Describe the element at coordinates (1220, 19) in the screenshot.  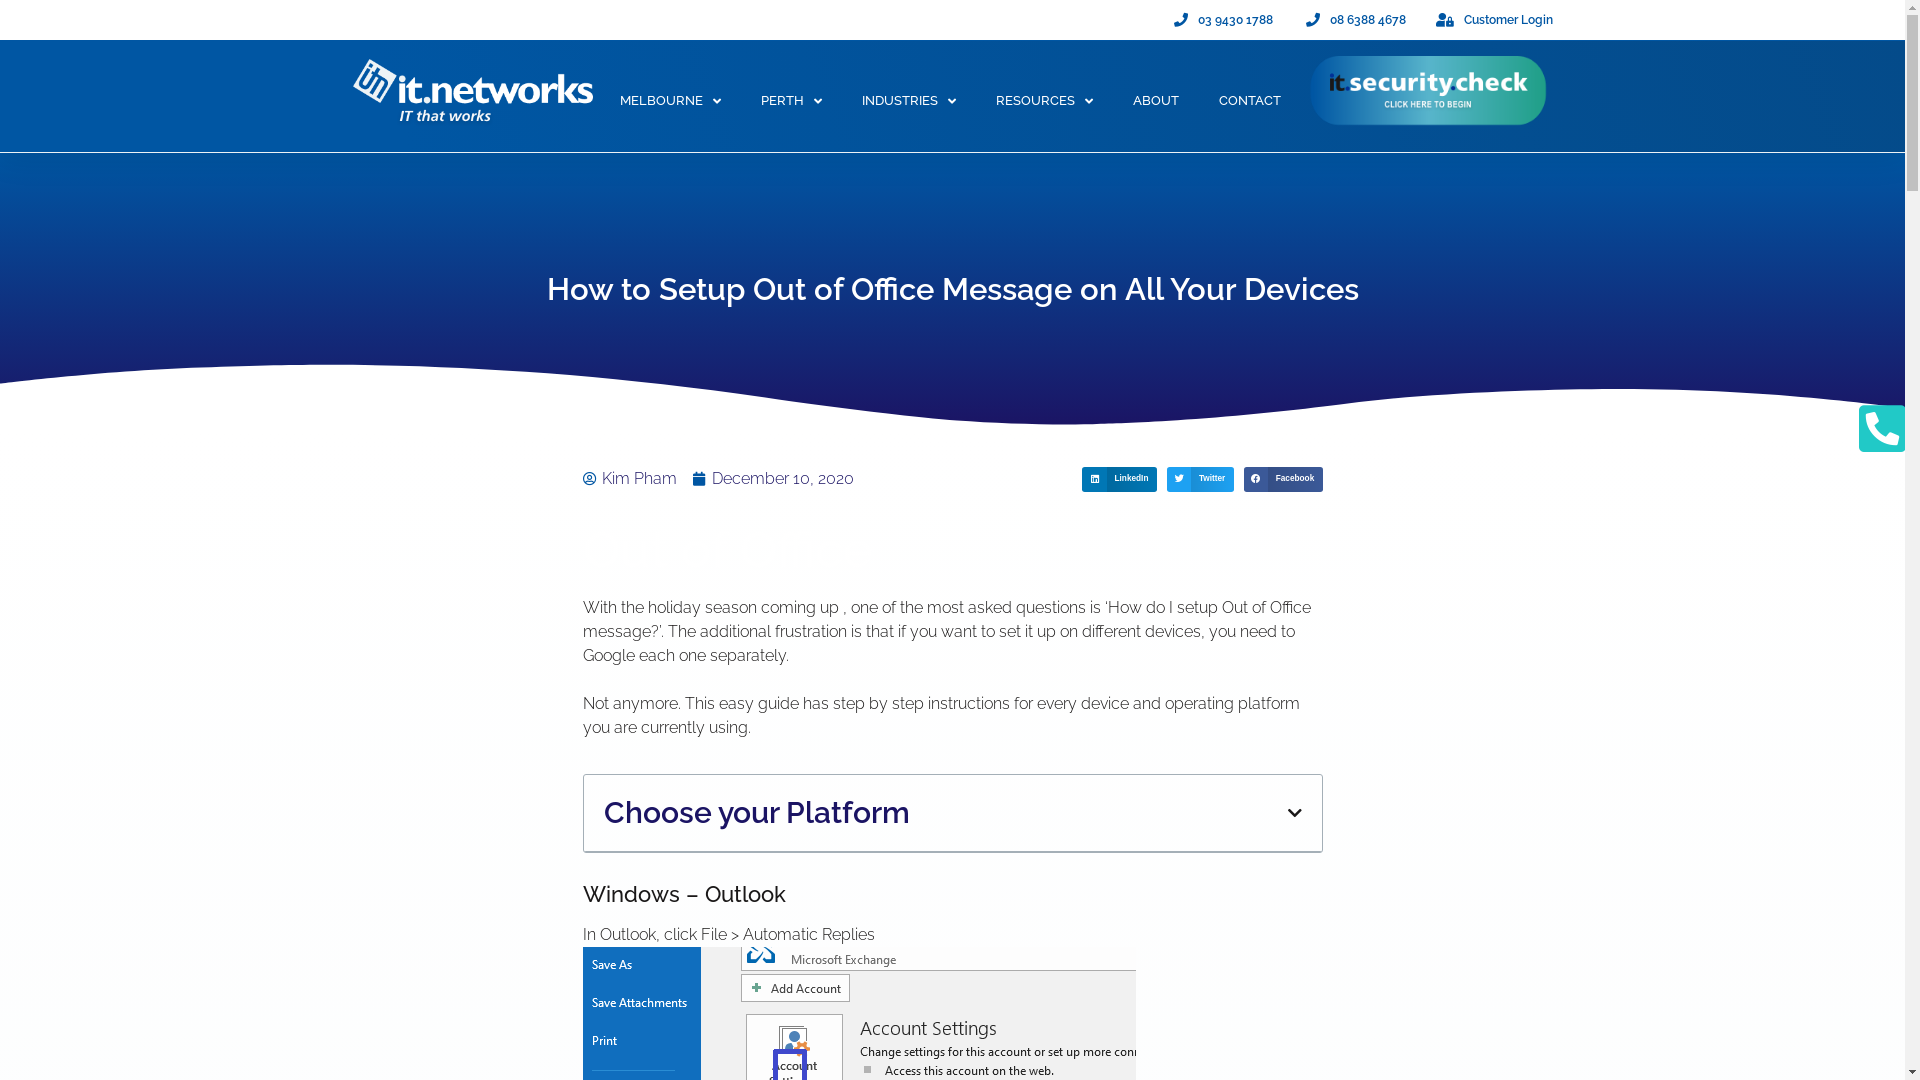
I see `'03 9430 1788'` at that location.